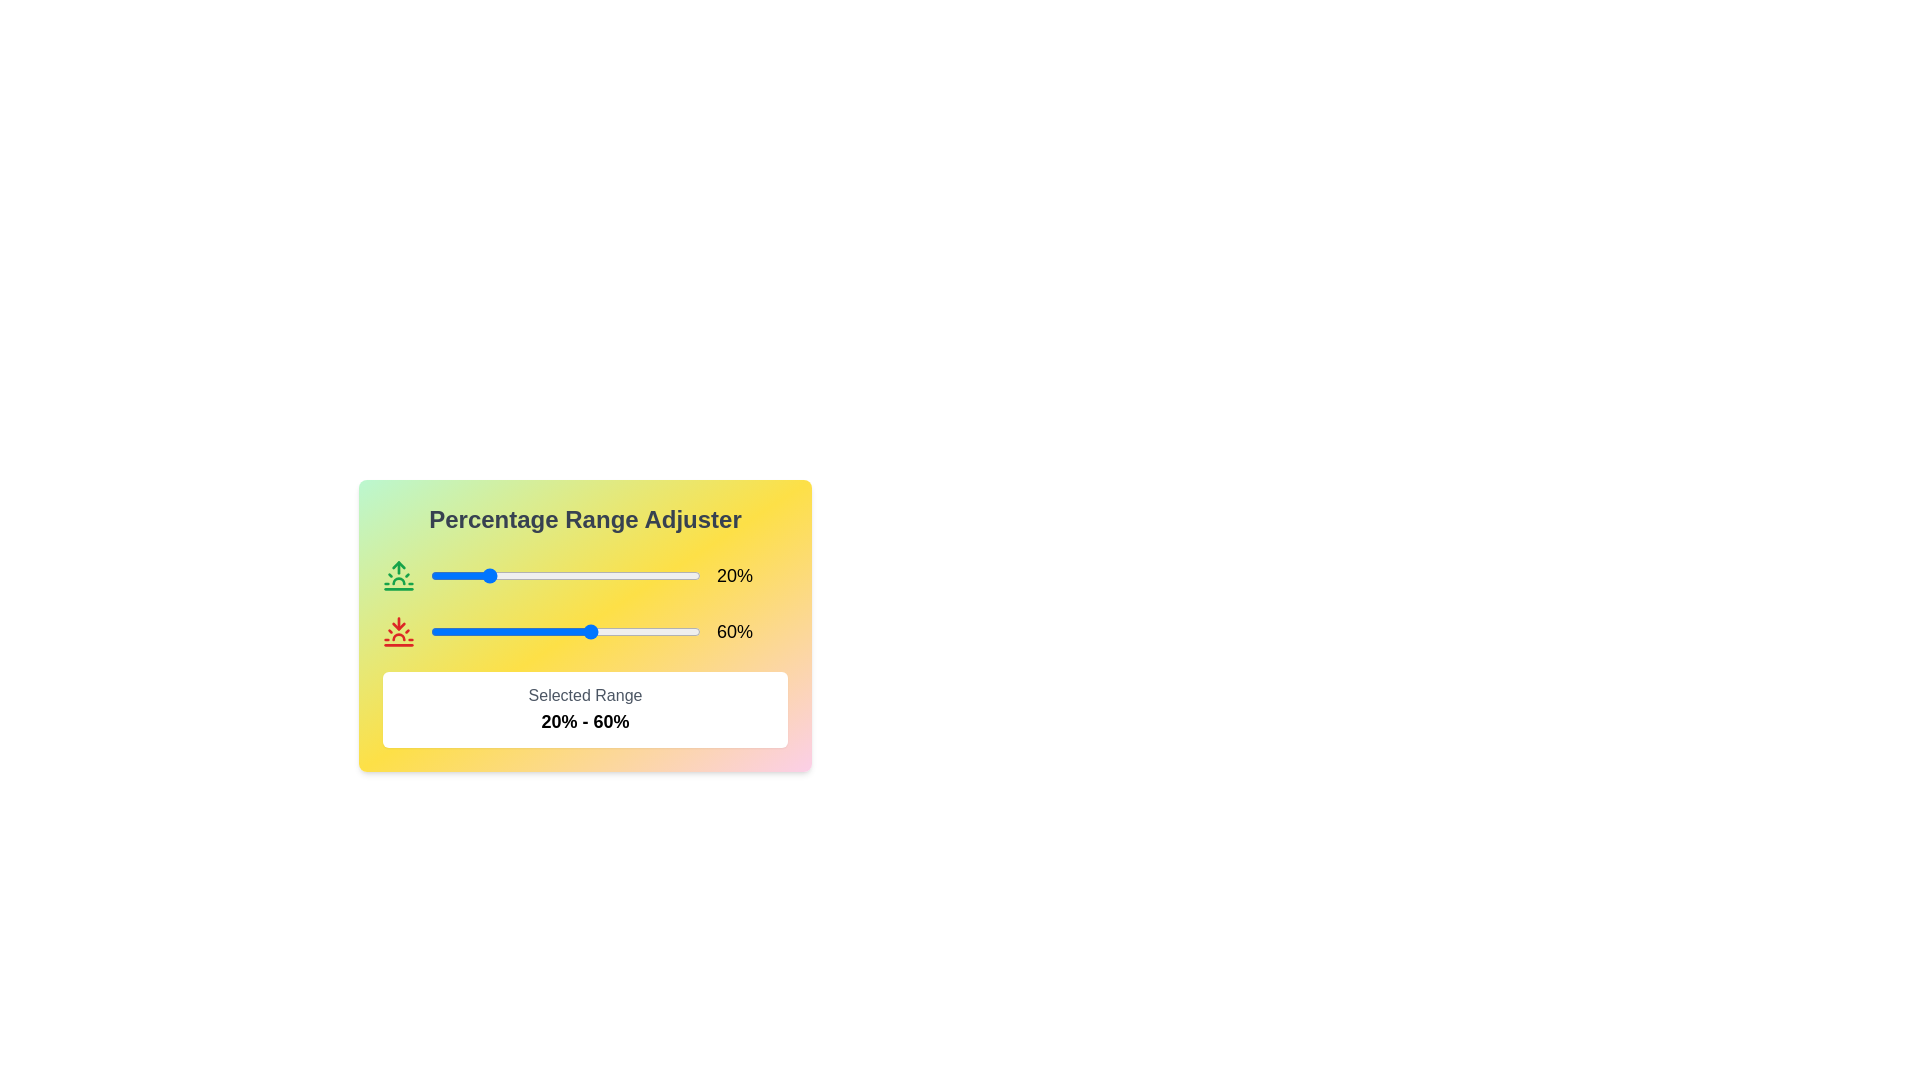  Describe the element at coordinates (584, 721) in the screenshot. I see `the static text display that shows '20% - 60%' in bold and enlarged fonts, located beneath the label 'Selected Range'` at that location.